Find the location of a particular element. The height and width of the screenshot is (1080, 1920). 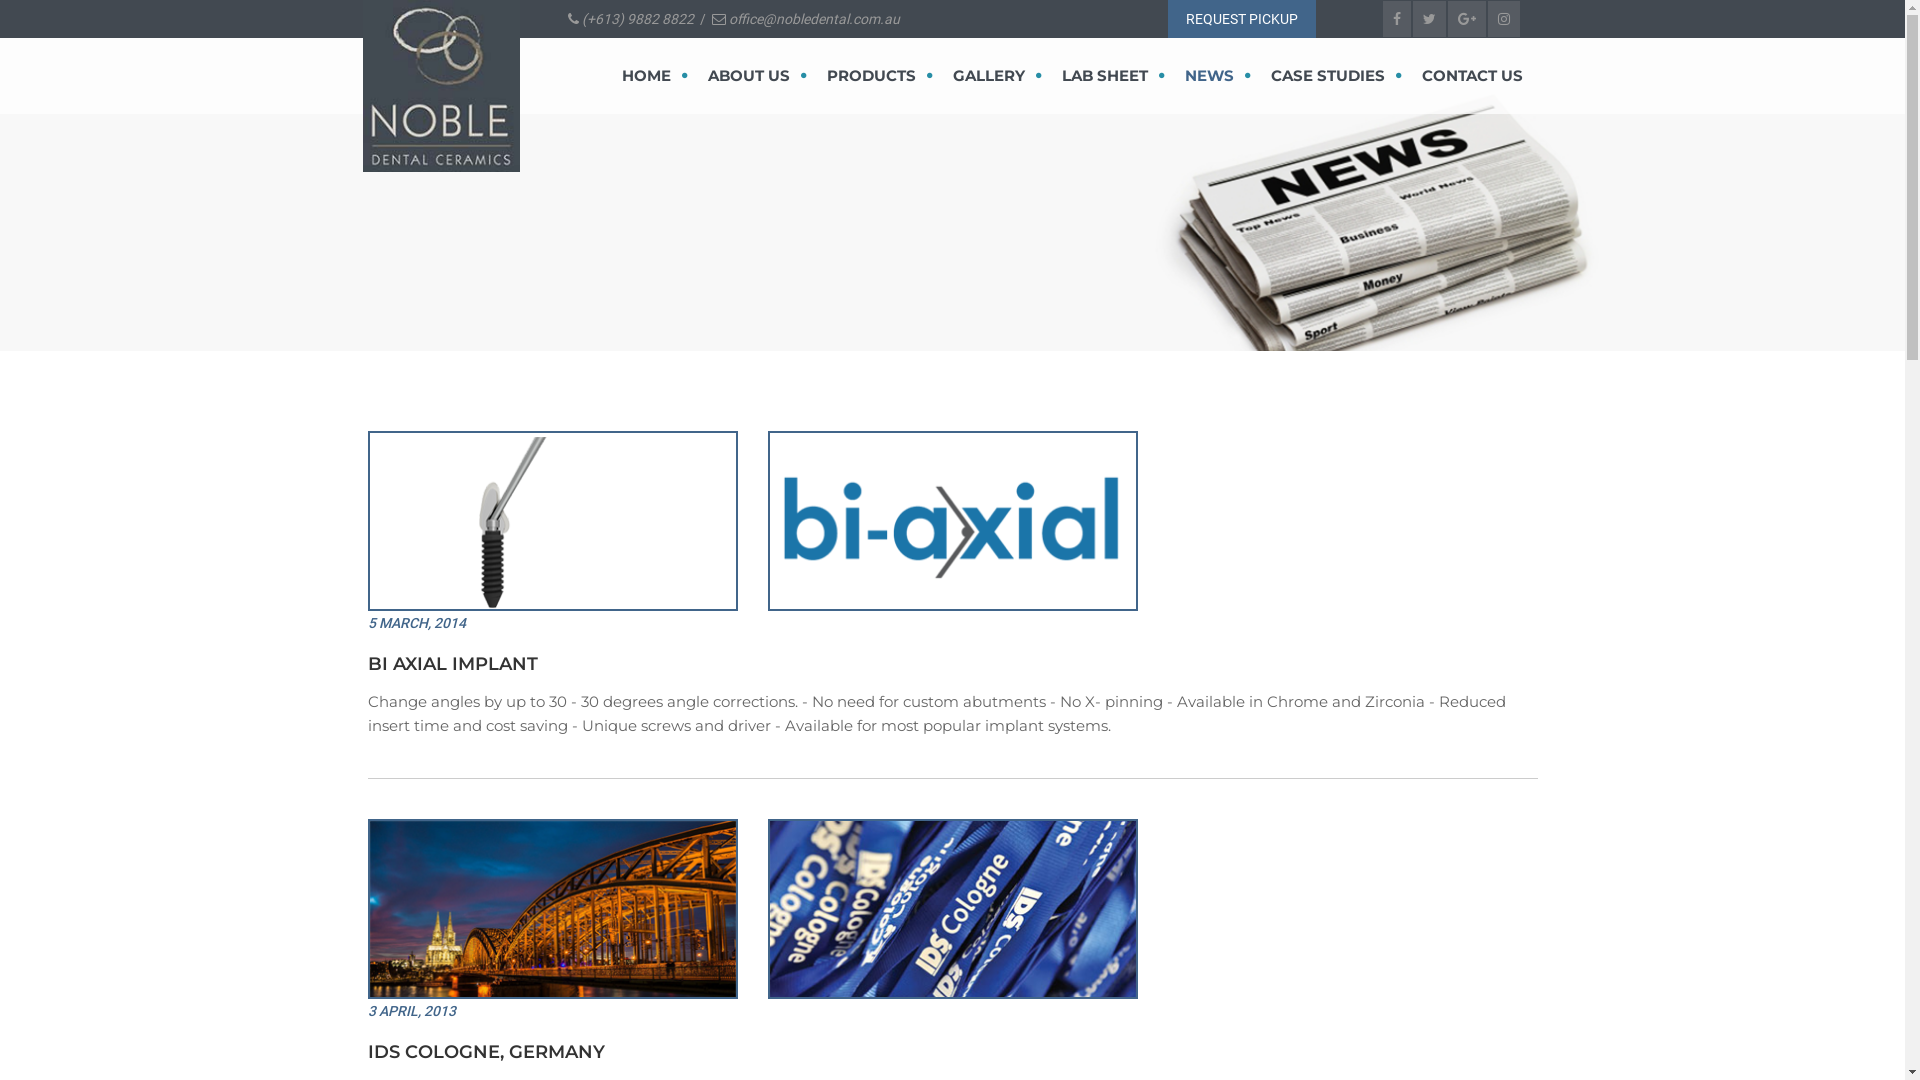

'LAB SHEET' is located at coordinates (1050, 75).